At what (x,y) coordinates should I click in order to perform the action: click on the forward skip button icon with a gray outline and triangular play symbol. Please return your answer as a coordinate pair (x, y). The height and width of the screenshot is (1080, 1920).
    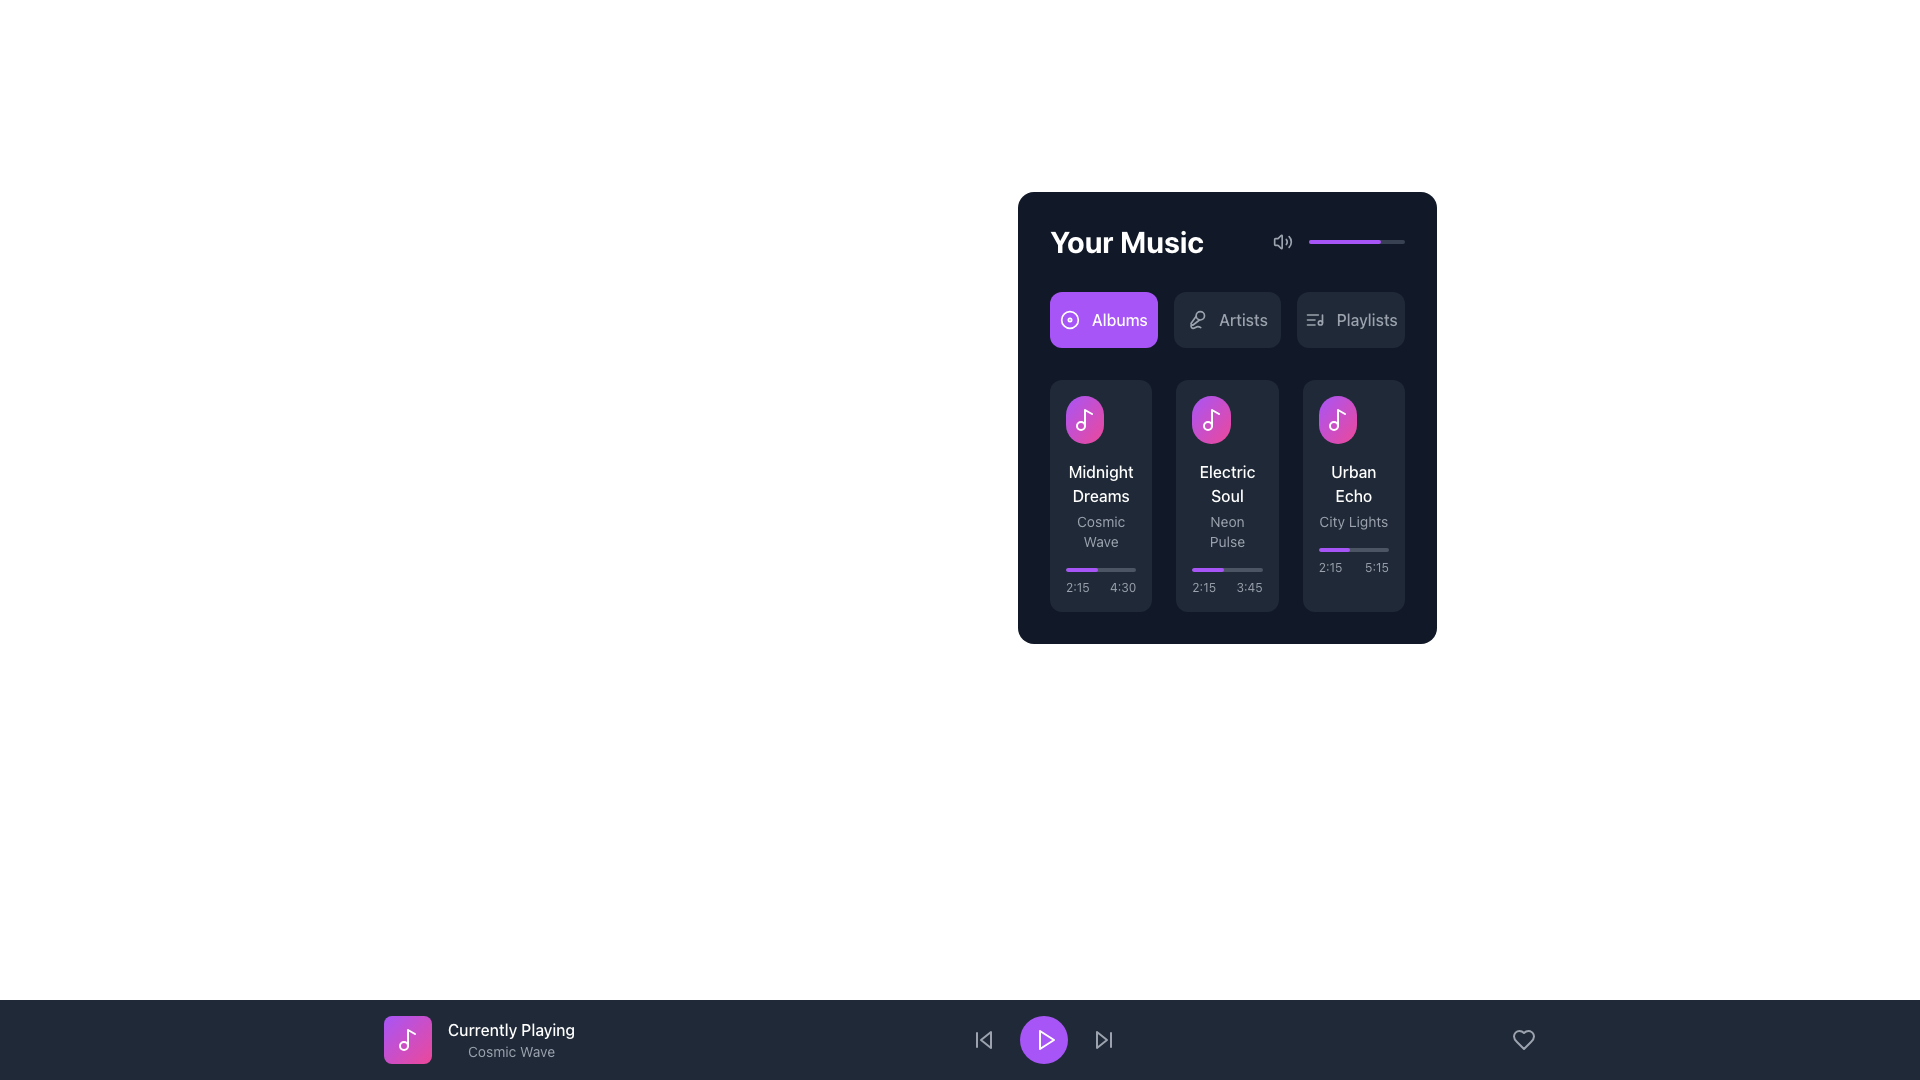
    Looking at the image, I should click on (1102, 1039).